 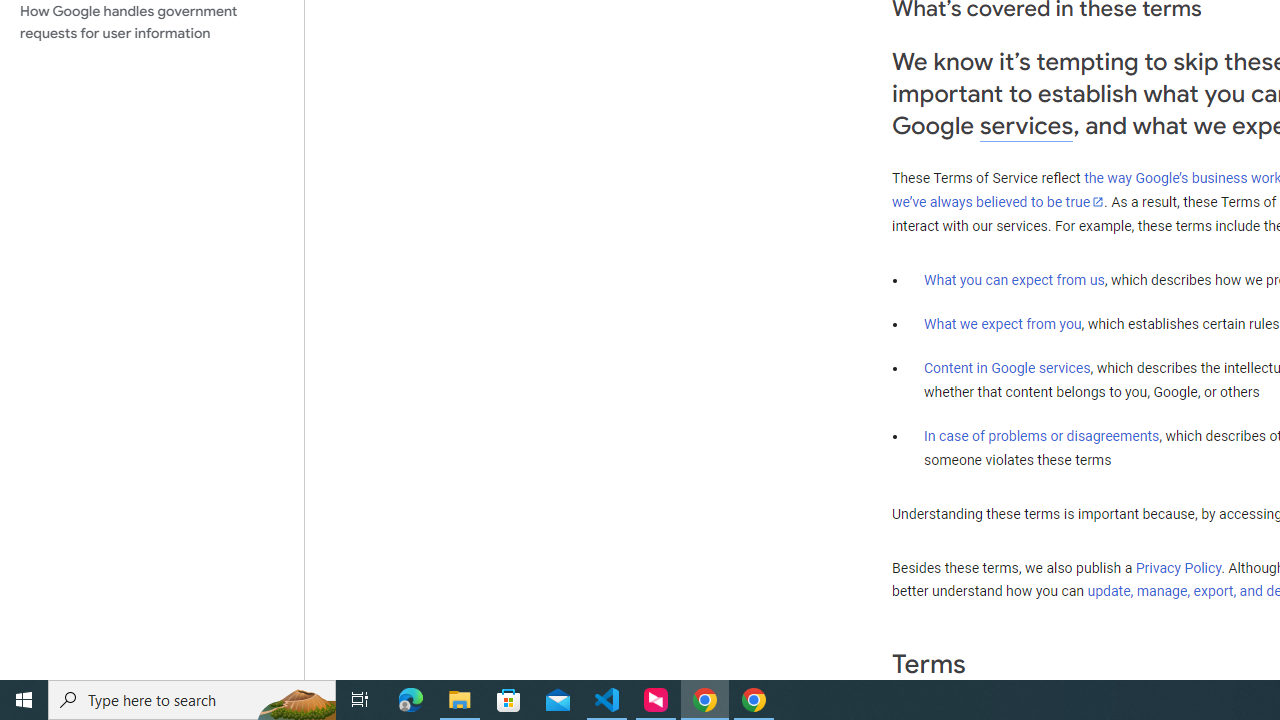 I want to click on 'In case of problems or disagreements', so click(x=1040, y=434).